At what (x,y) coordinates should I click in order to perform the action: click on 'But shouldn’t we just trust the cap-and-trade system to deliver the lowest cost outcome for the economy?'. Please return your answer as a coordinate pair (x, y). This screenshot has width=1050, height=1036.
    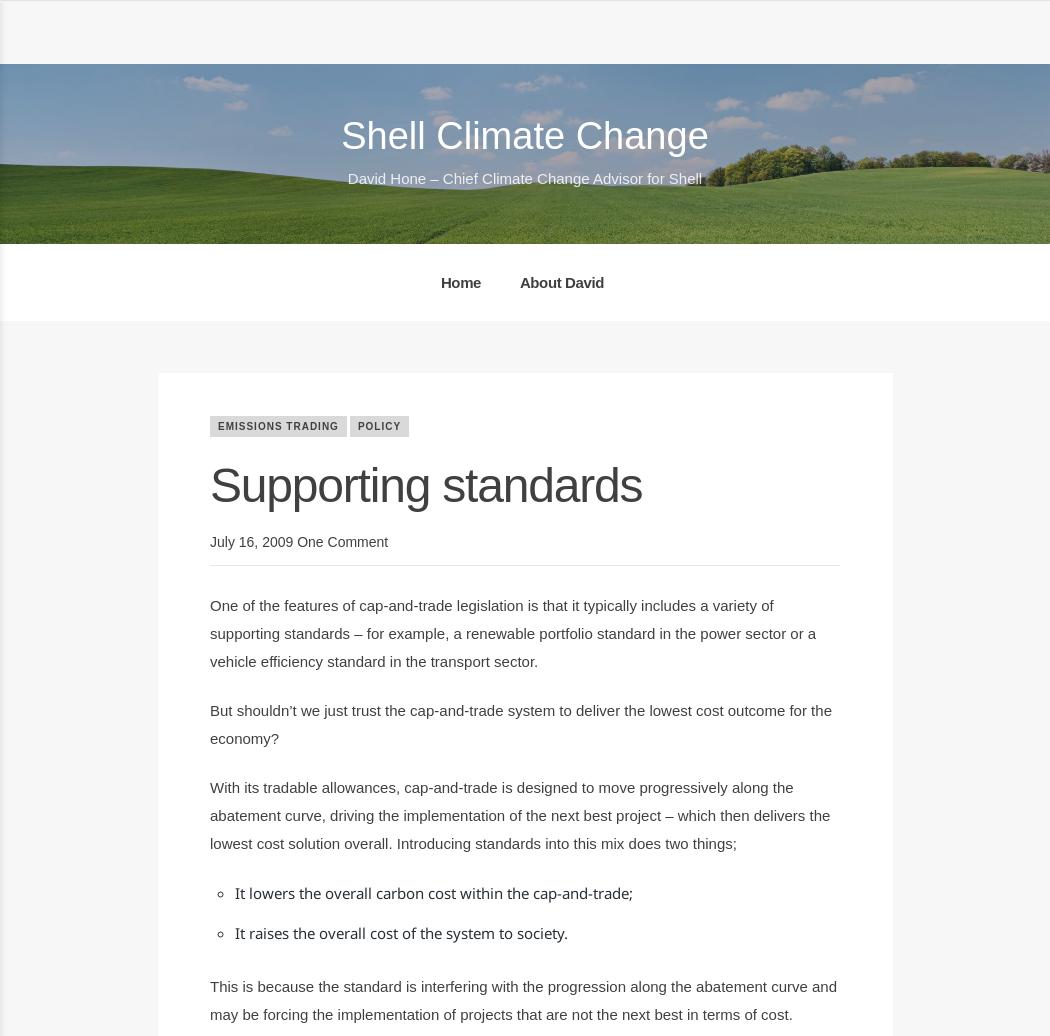
    Looking at the image, I should click on (209, 723).